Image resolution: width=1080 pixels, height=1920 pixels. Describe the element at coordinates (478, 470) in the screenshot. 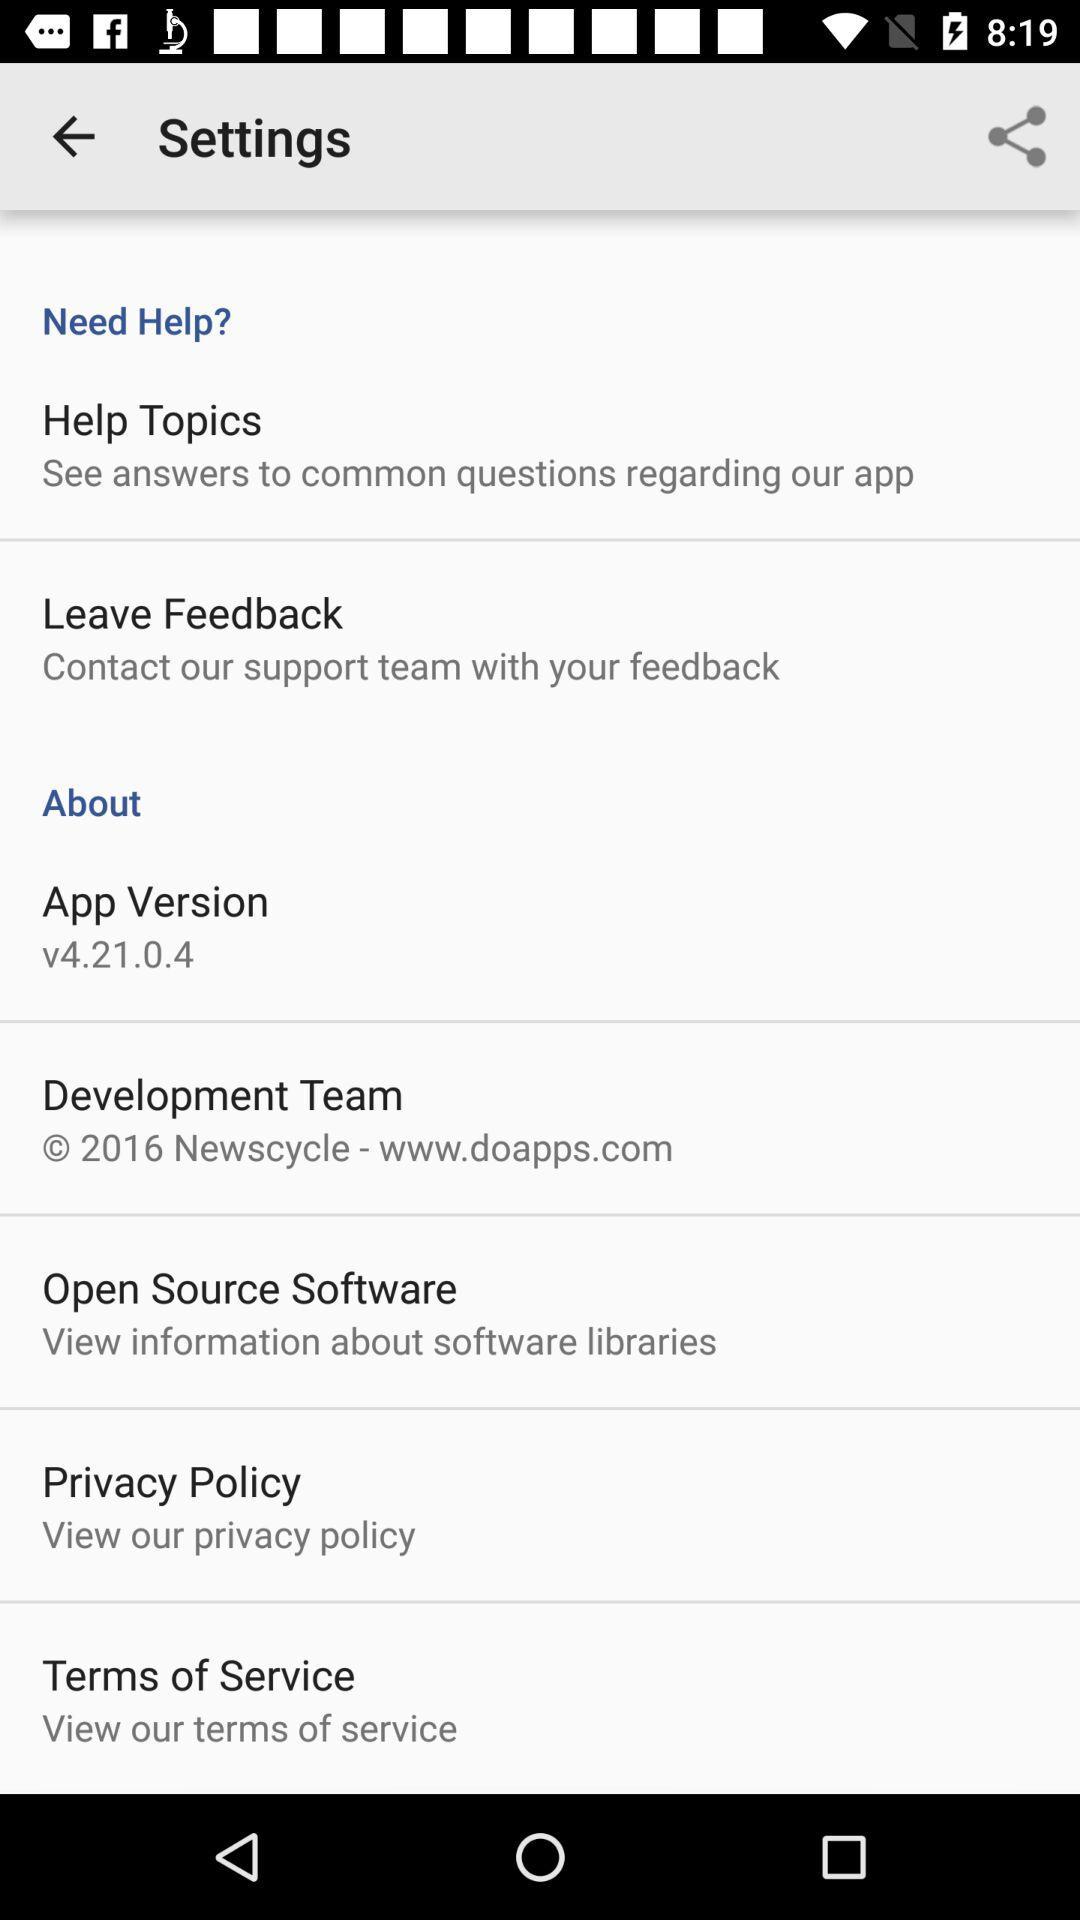

I see `the see answers to` at that location.